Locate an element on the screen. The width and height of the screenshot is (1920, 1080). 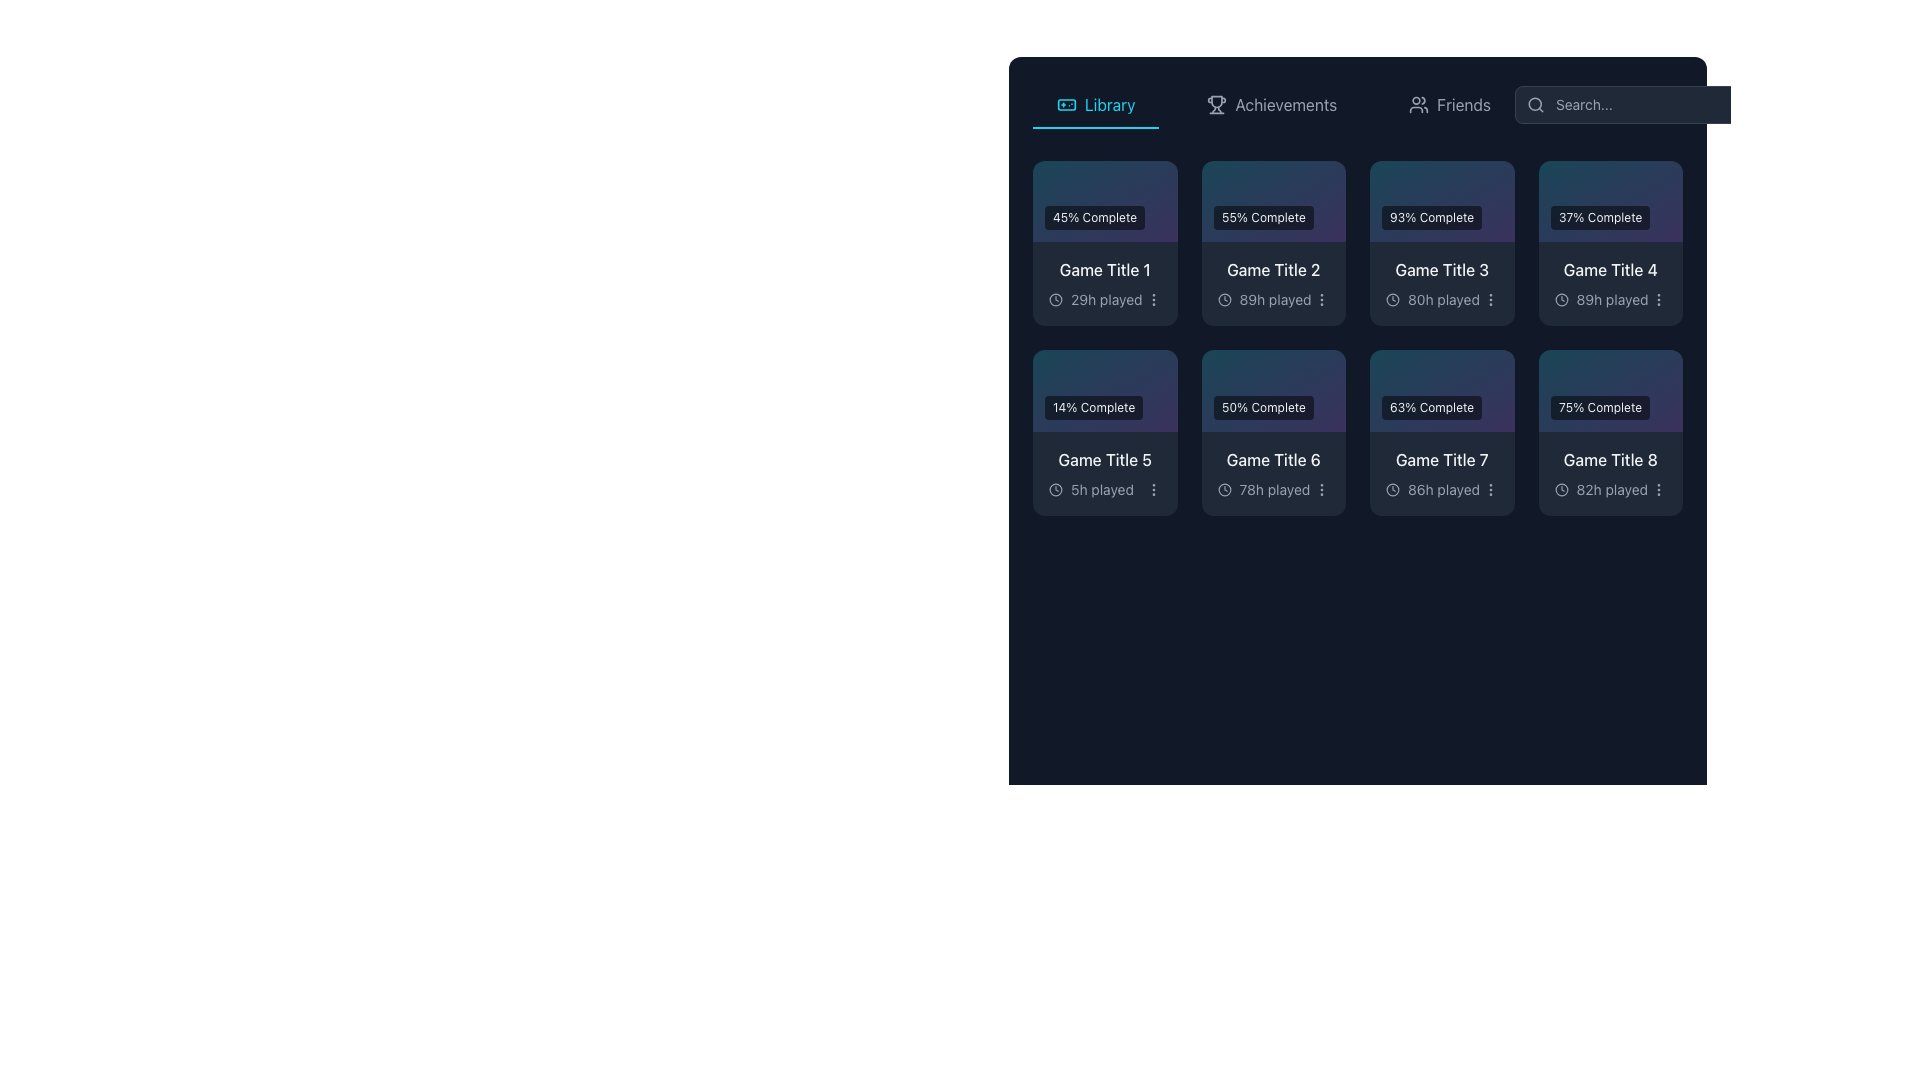
the small, circular clock-like icon located to the left of the text '82h played' in the fourth column of the second row of the grid layout for 'Game Title 8' is located at coordinates (1560, 489).